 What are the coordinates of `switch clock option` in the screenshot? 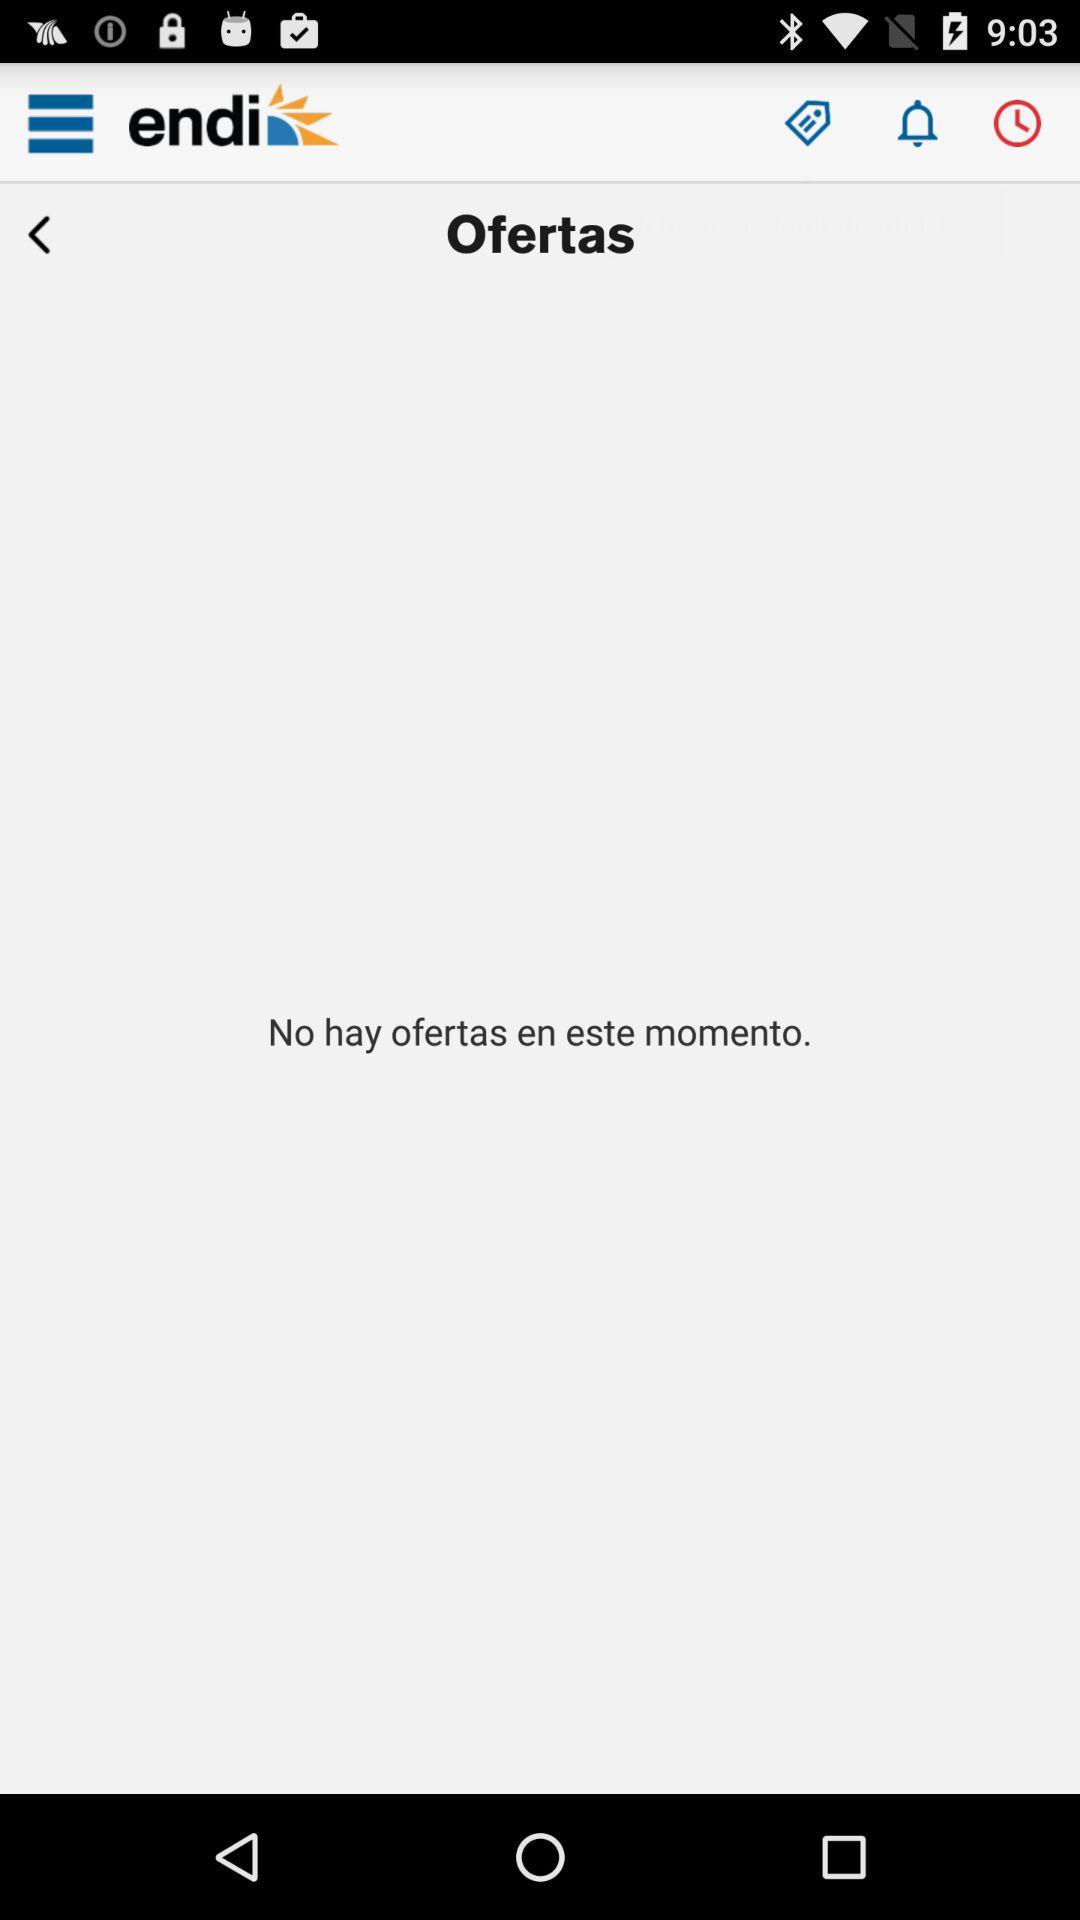 It's located at (1017, 122).